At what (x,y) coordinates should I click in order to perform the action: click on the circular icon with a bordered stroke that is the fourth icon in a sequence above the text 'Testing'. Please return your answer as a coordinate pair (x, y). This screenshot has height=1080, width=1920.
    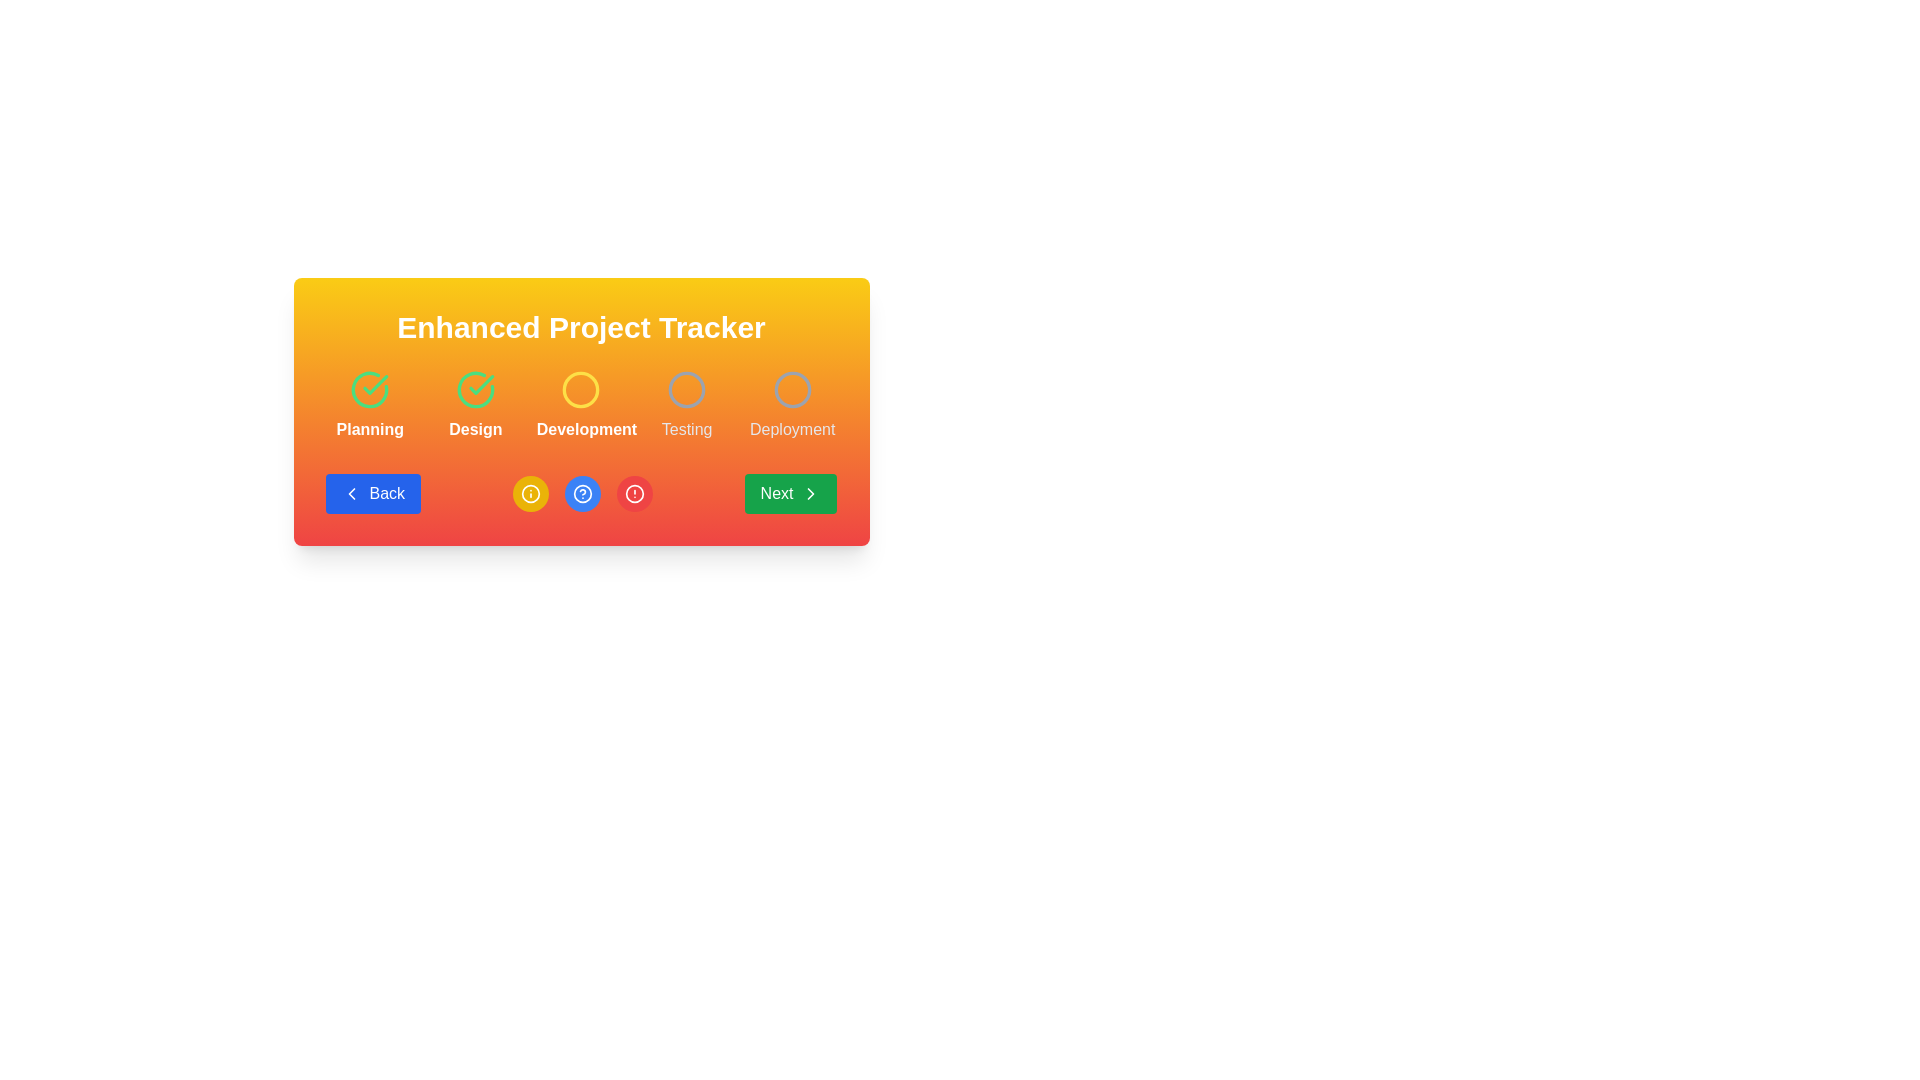
    Looking at the image, I should click on (687, 389).